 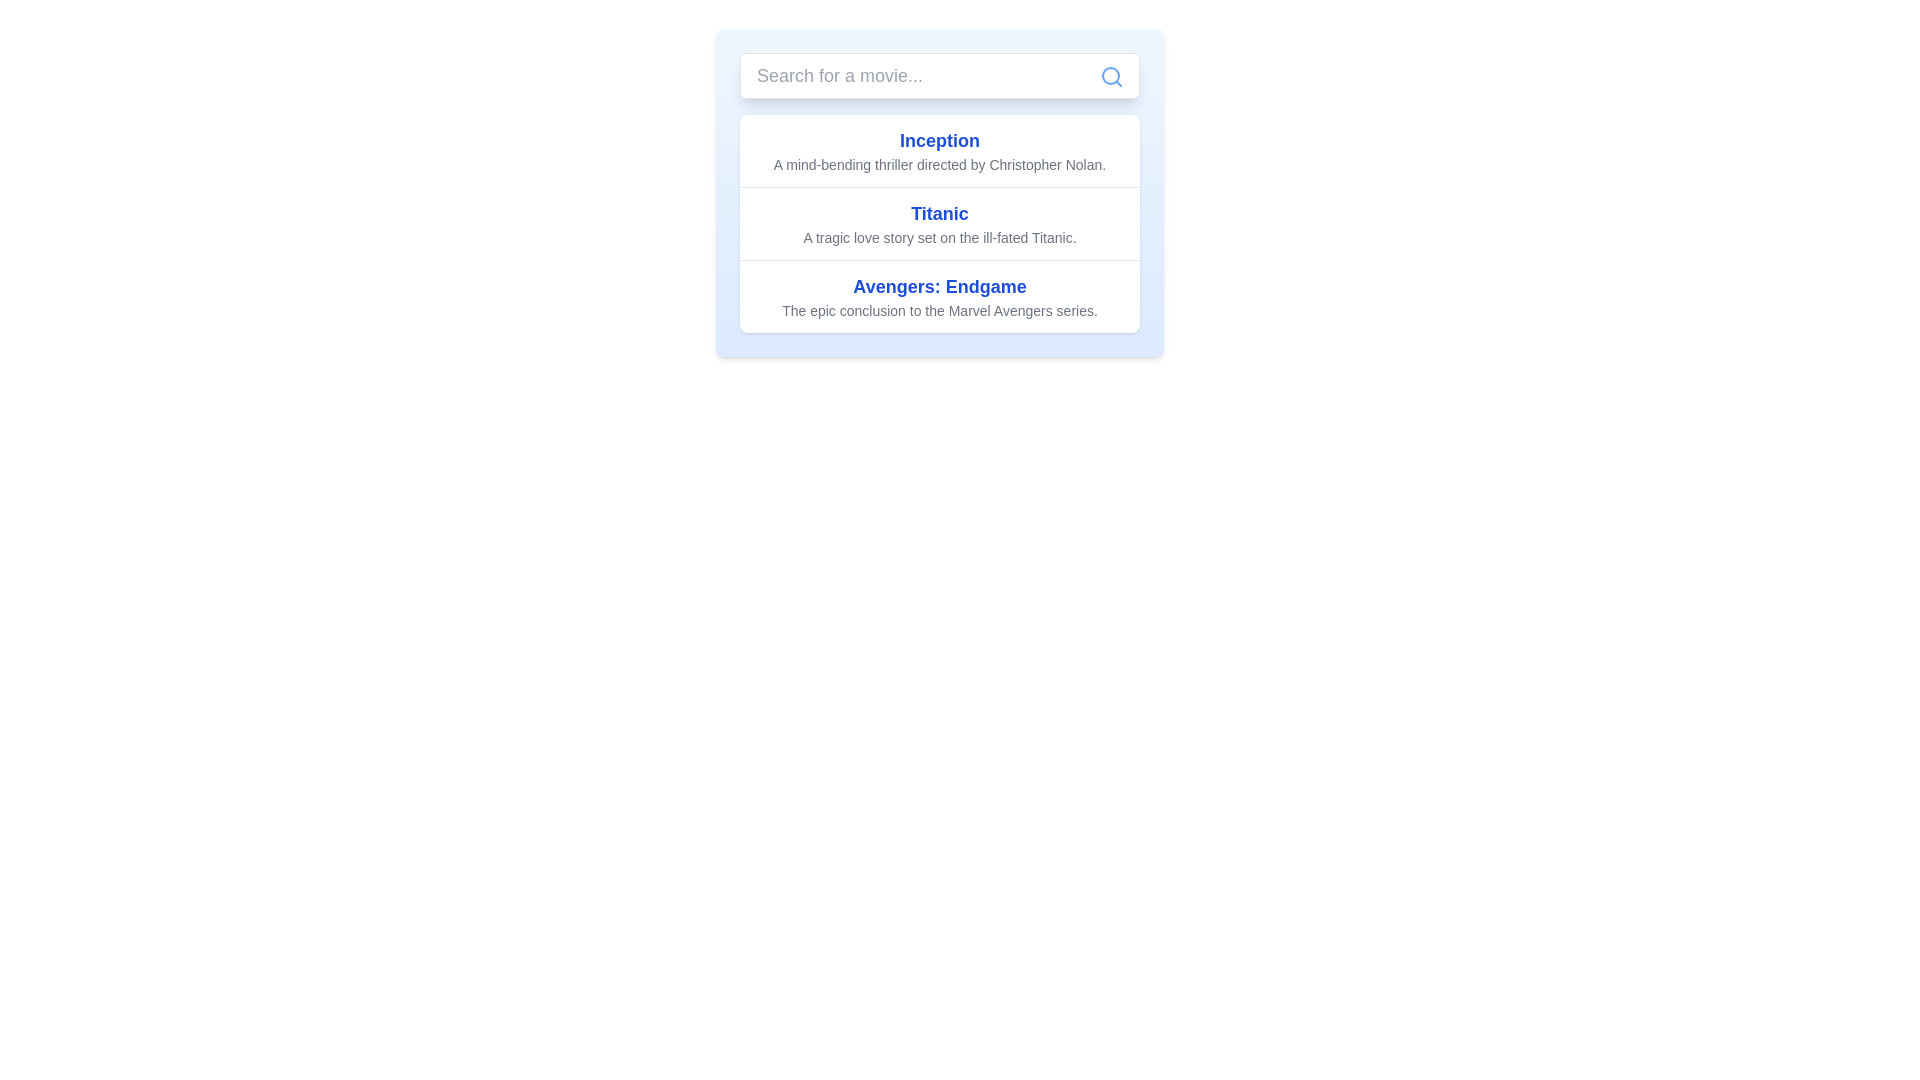 I want to click on the text label that reads 'The epic conclusion to the Marvel Avengers series.' located beneath the title 'Avengers: Endgame', so click(x=939, y=311).